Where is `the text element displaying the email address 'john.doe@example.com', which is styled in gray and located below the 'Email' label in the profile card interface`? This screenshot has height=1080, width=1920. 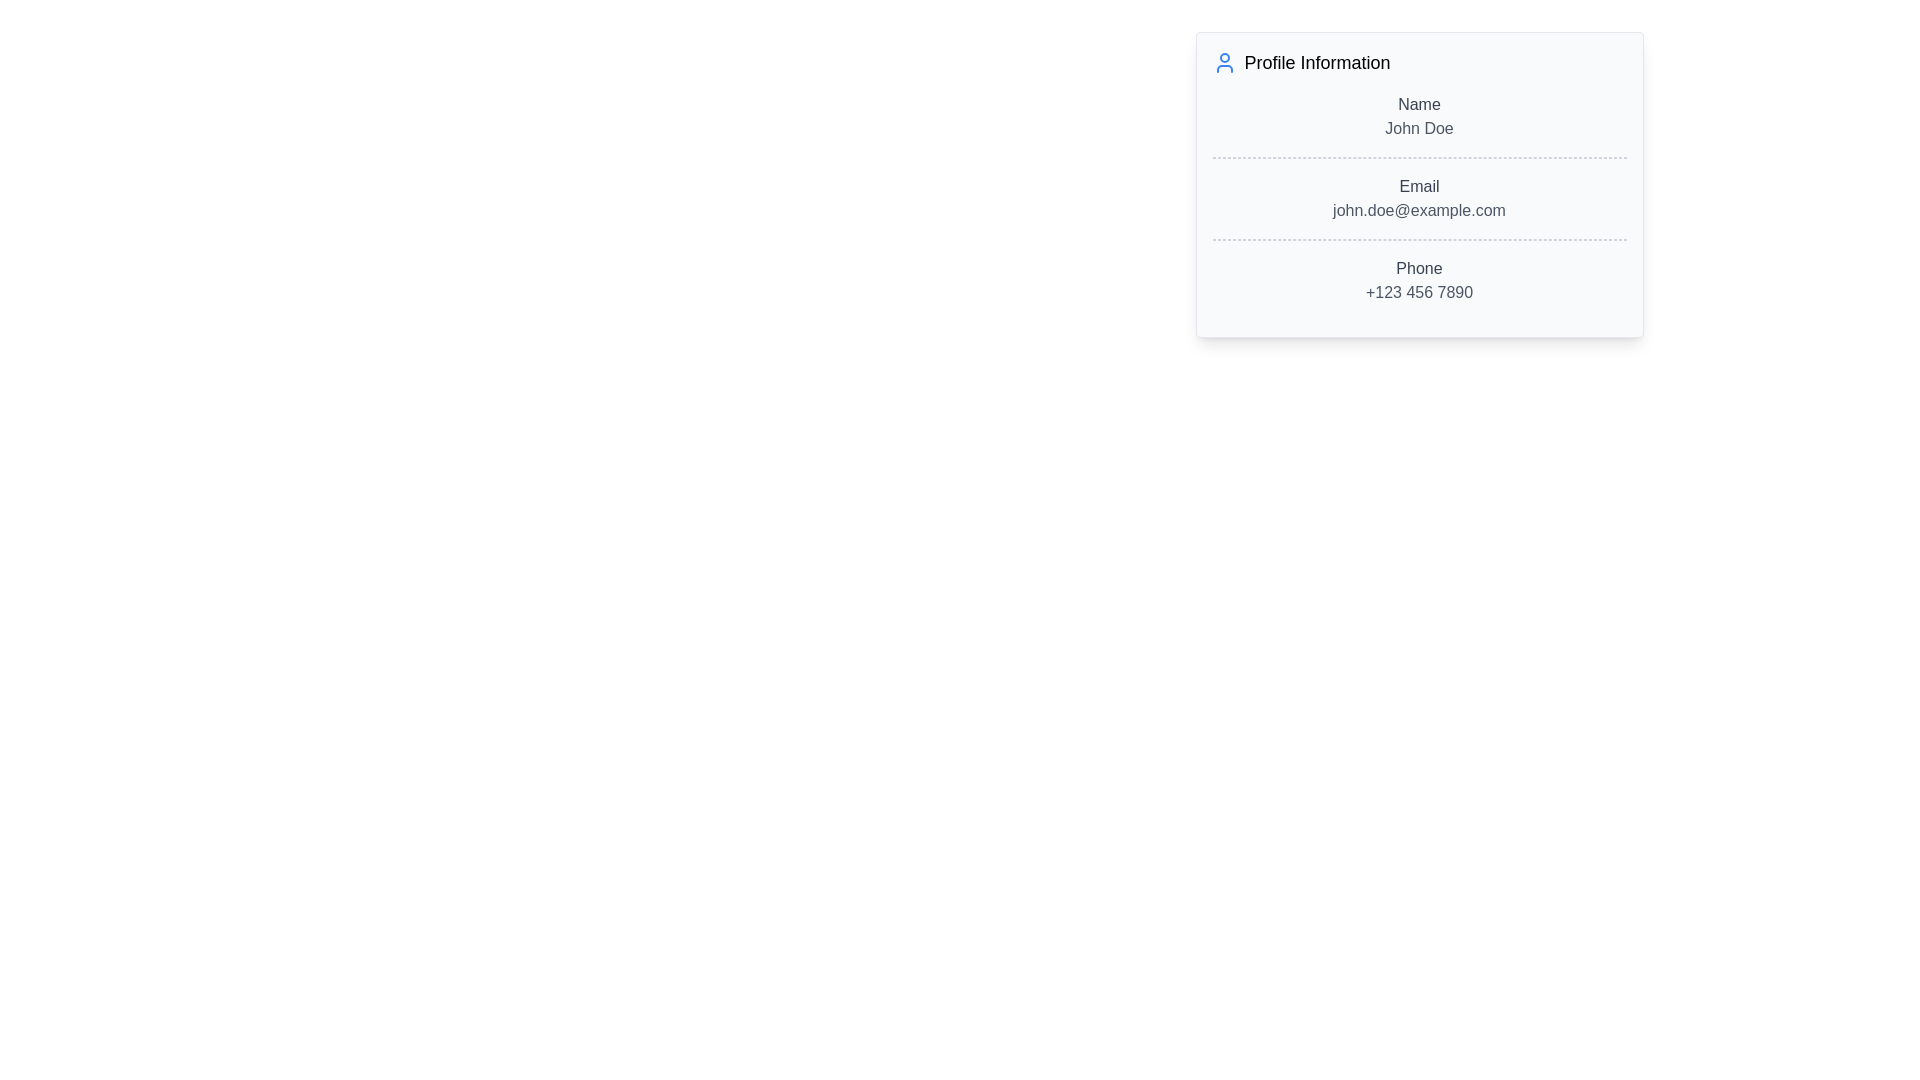 the text element displaying the email address 'john.doe@example.com', which is styled in gray and located below the 'Email' label in the profile card interface is located at coordinates (1418, 211).